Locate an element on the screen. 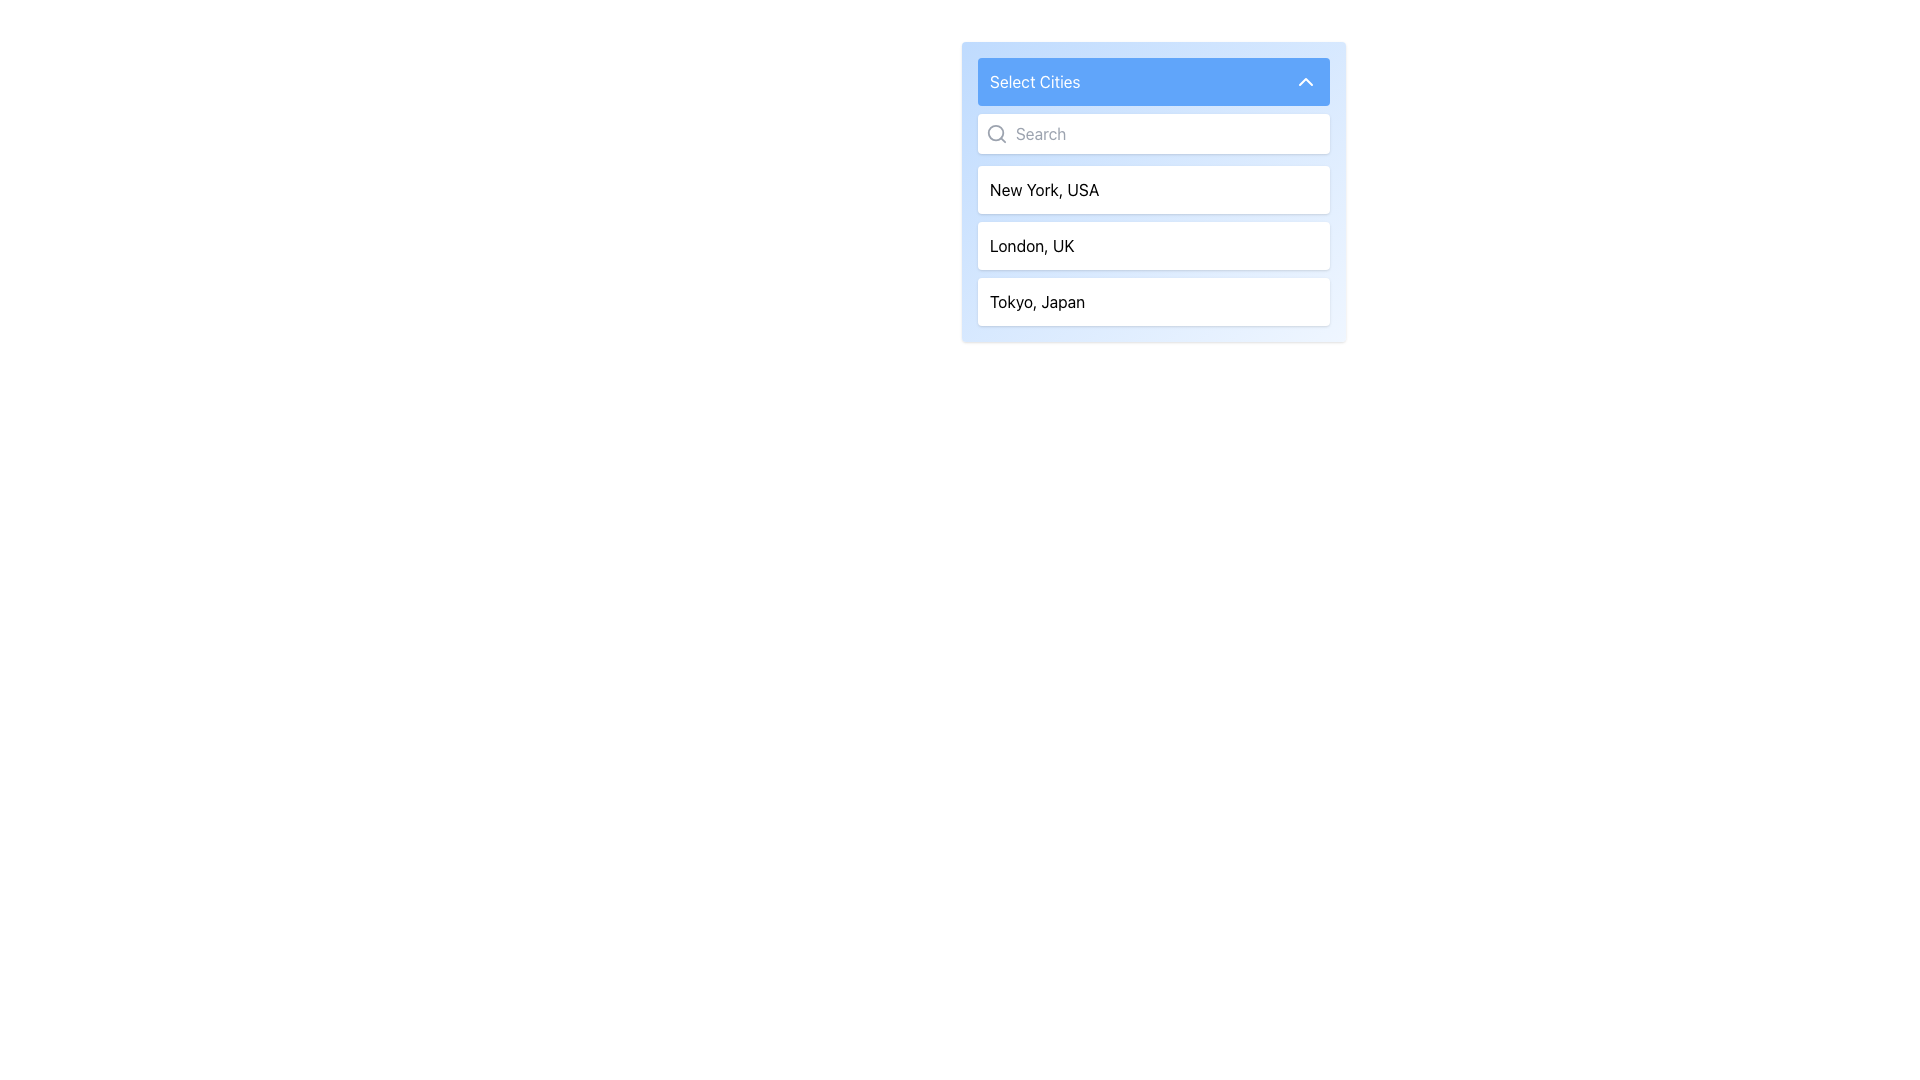 The height and width of the screenshot is (1080, 1920). the list item labeled 'Tokyo, Japan', which is the third item in a vertical list with a white background and rounded edges is located at coordinates (1153, 301).